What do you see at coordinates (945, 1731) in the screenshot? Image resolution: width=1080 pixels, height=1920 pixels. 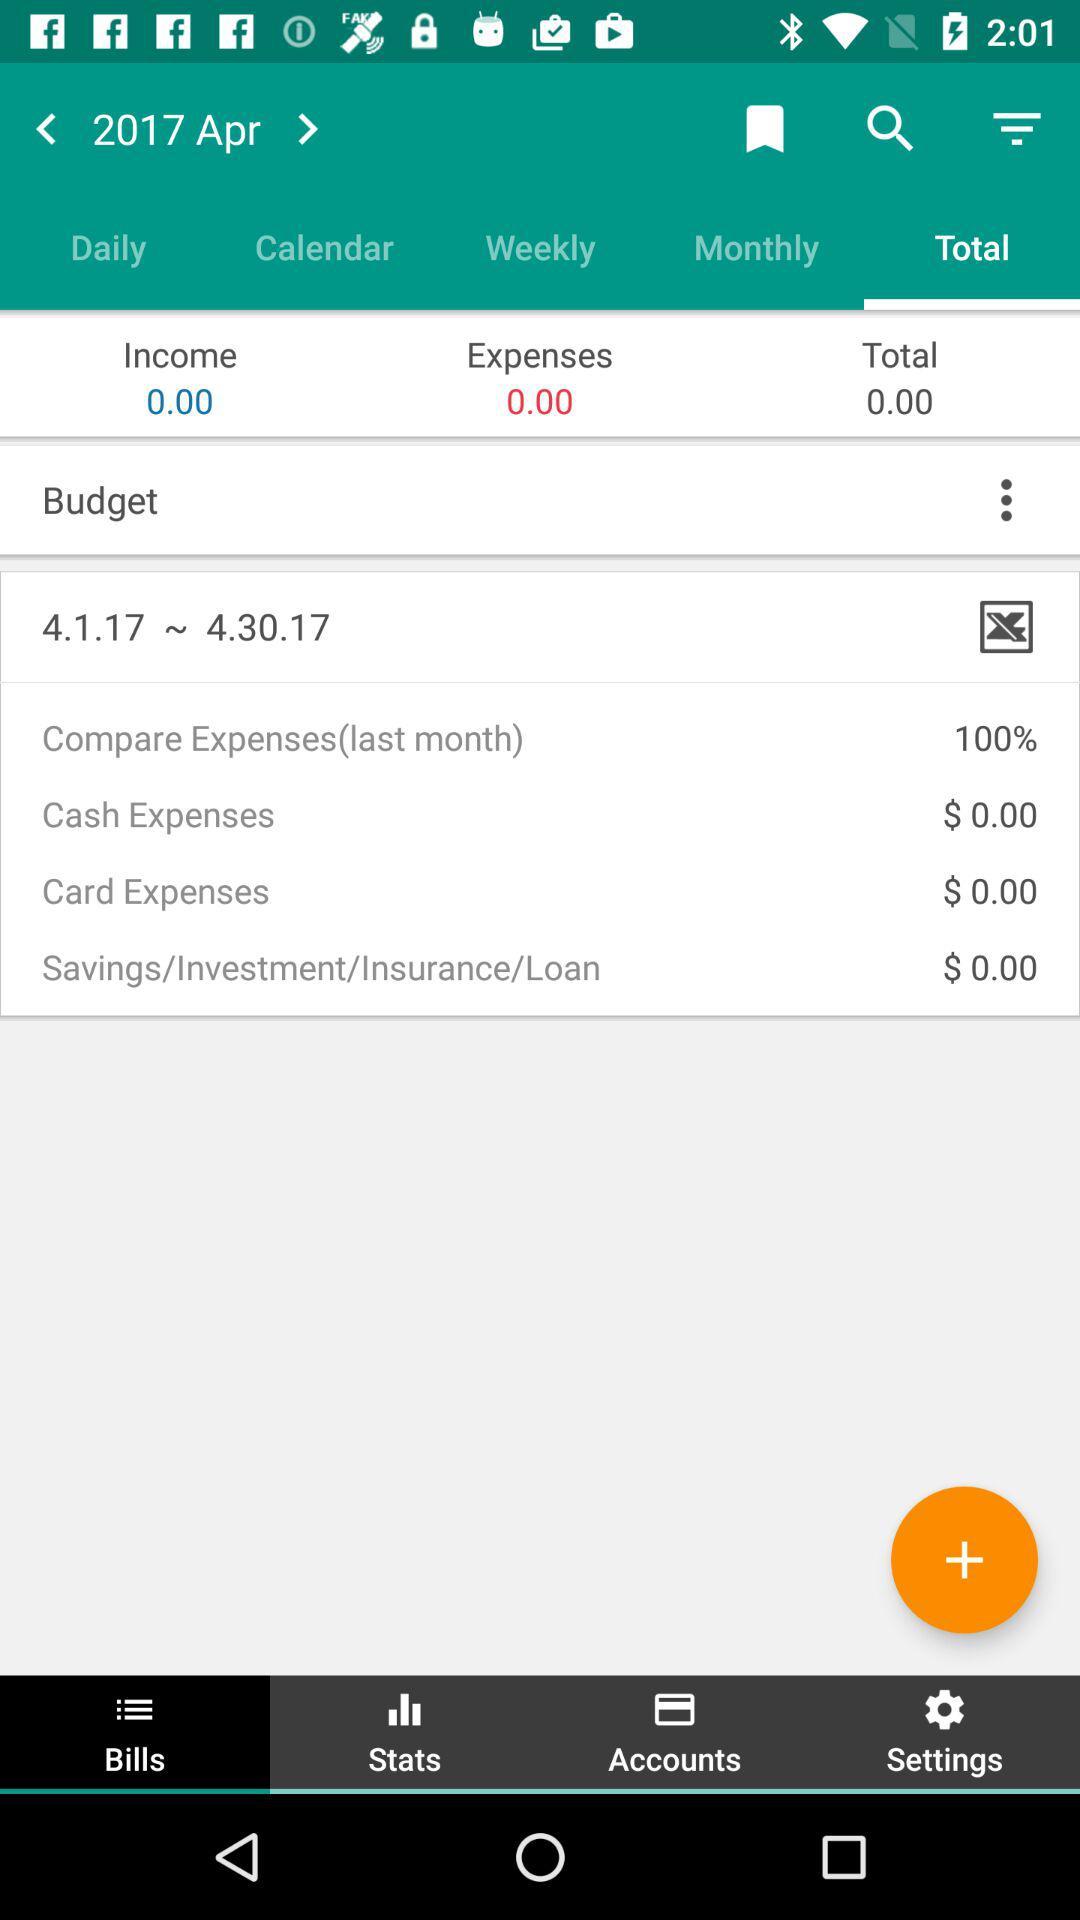 I see `settings item` at bounding box center [945, 1731].